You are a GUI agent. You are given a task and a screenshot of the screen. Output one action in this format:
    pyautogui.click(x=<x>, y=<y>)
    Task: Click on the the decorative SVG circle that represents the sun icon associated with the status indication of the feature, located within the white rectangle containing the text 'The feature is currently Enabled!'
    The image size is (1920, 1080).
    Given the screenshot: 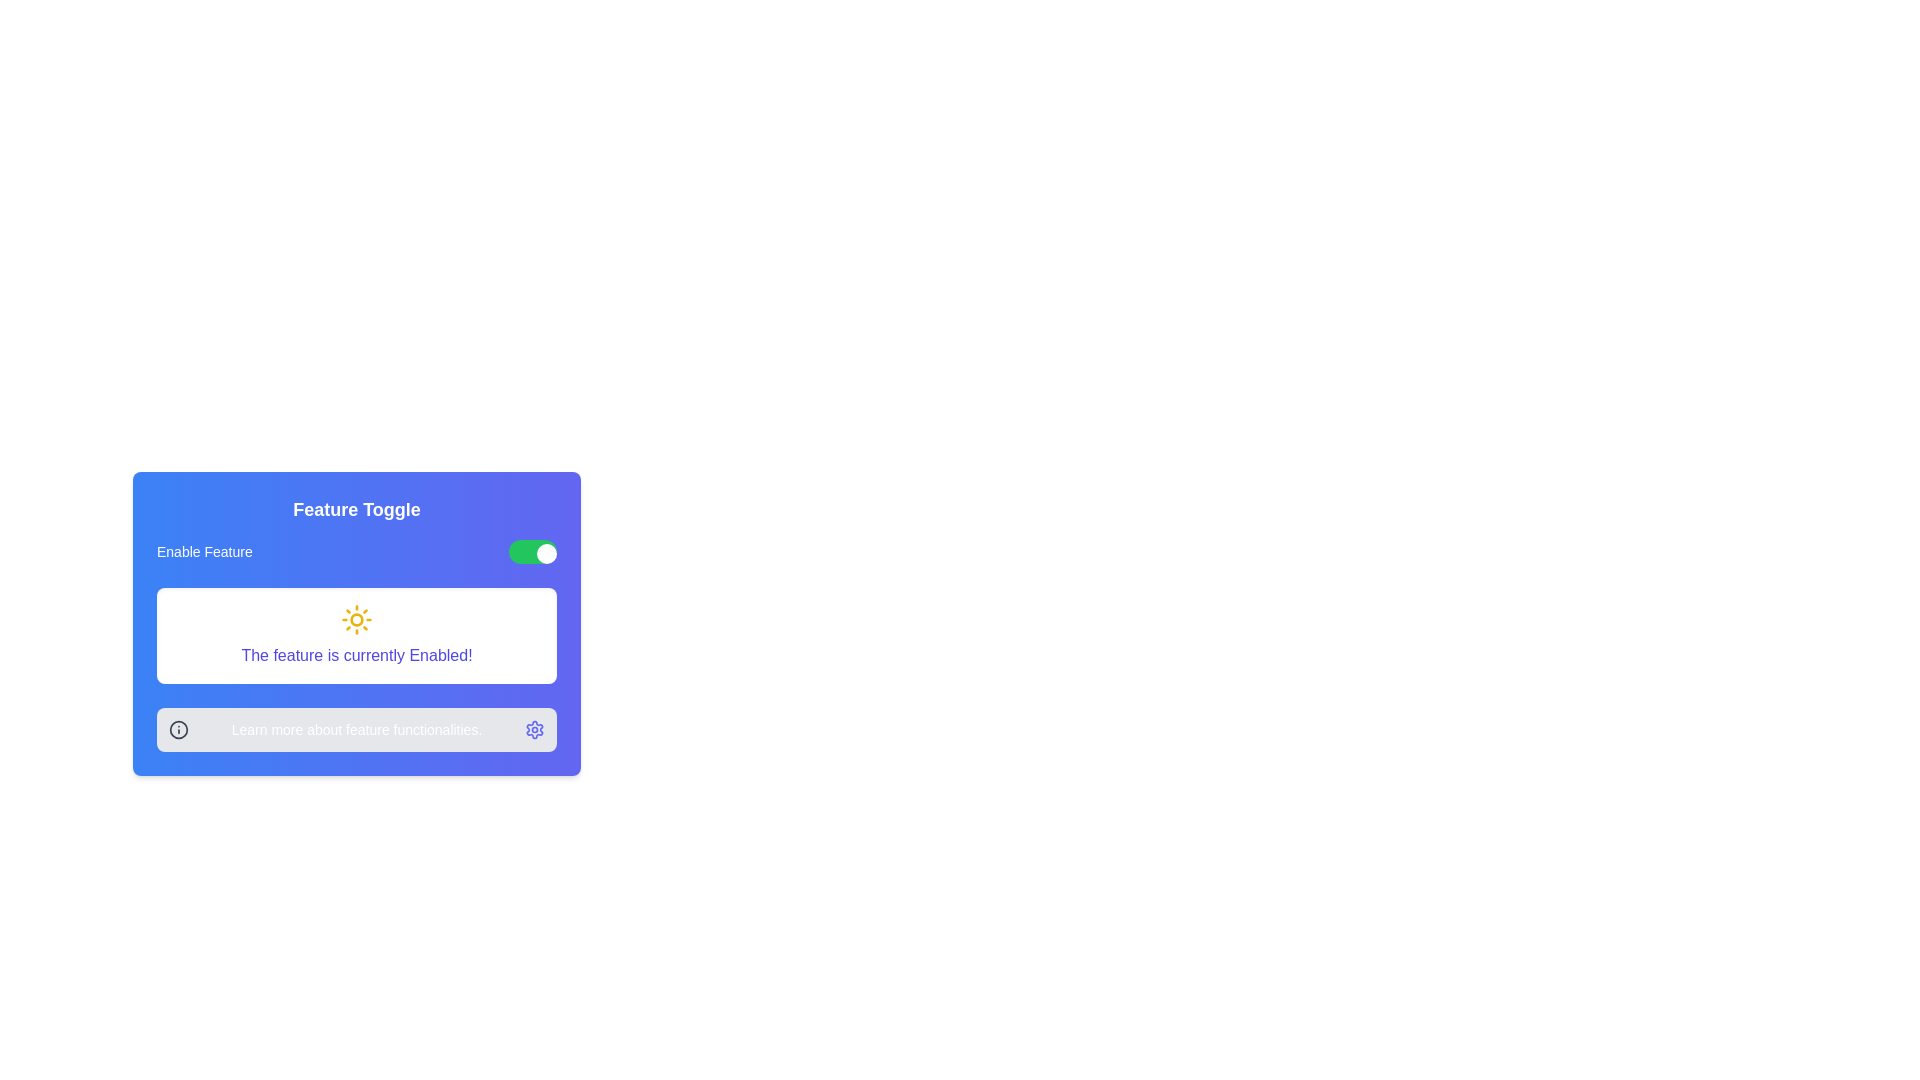 What is the action you would take?
    pyautogui.click(x=356, y=619)
    